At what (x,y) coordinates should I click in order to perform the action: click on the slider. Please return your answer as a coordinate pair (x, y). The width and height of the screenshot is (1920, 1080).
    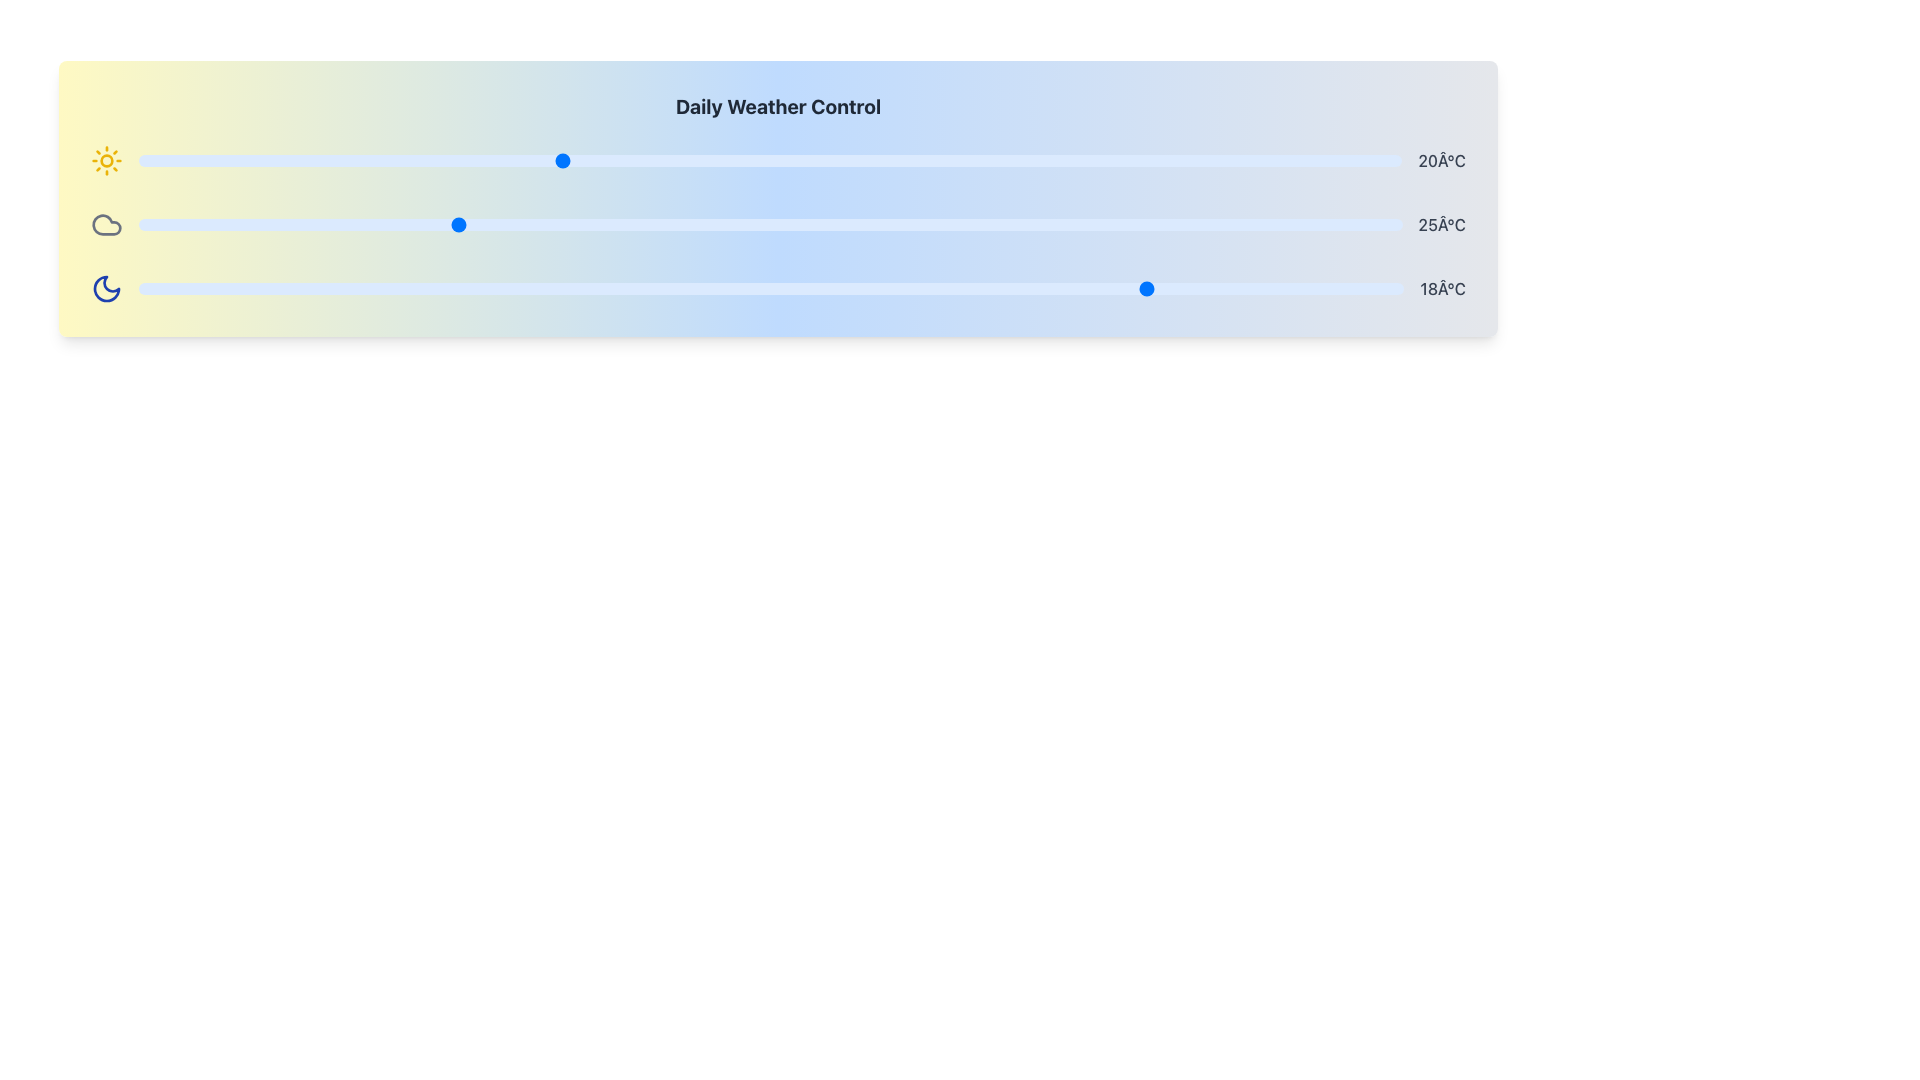
    Looking at the image, I should click on (1318, 160).